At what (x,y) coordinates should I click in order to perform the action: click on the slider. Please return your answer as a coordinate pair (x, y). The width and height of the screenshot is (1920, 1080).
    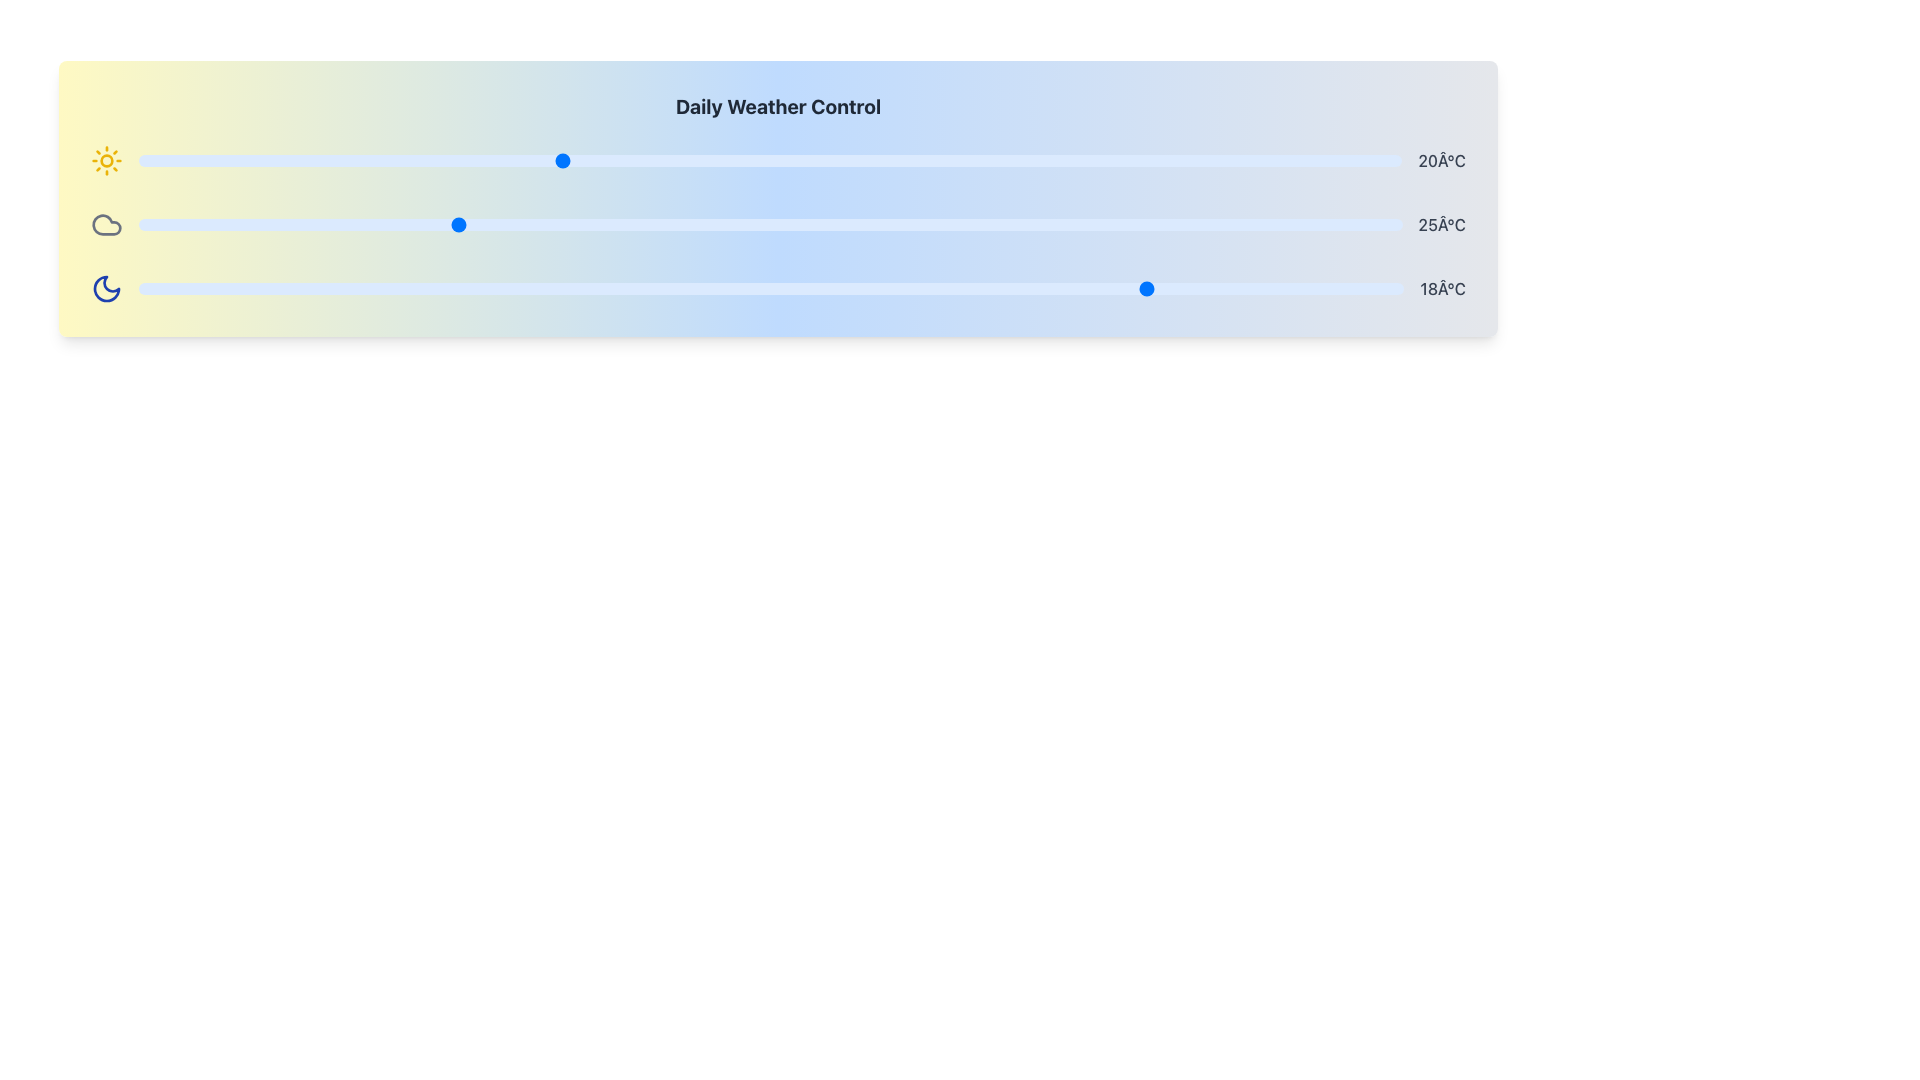
    Looking at the image, I should click on (1318, 160).